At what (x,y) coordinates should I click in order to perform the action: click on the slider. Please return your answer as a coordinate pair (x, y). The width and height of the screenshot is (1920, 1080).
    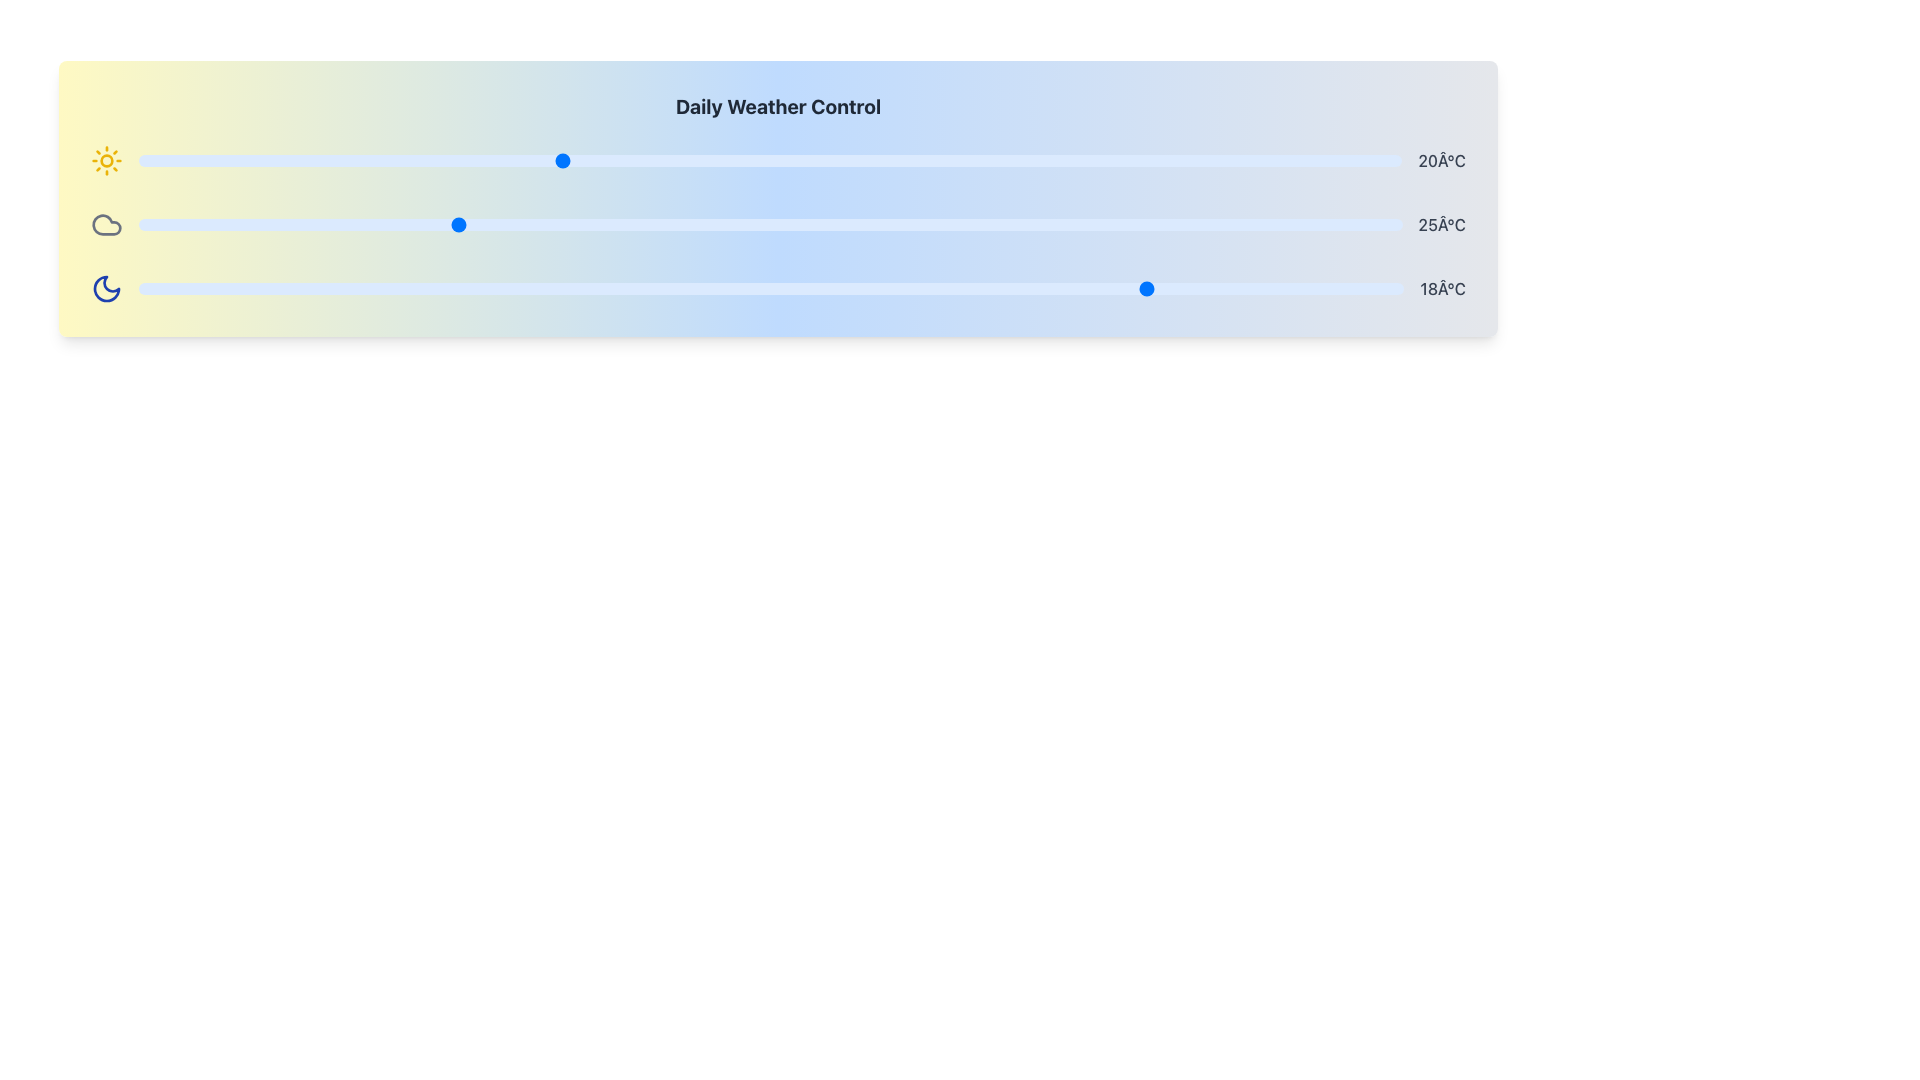
    Looking at the image, I should click on (1318, 160).